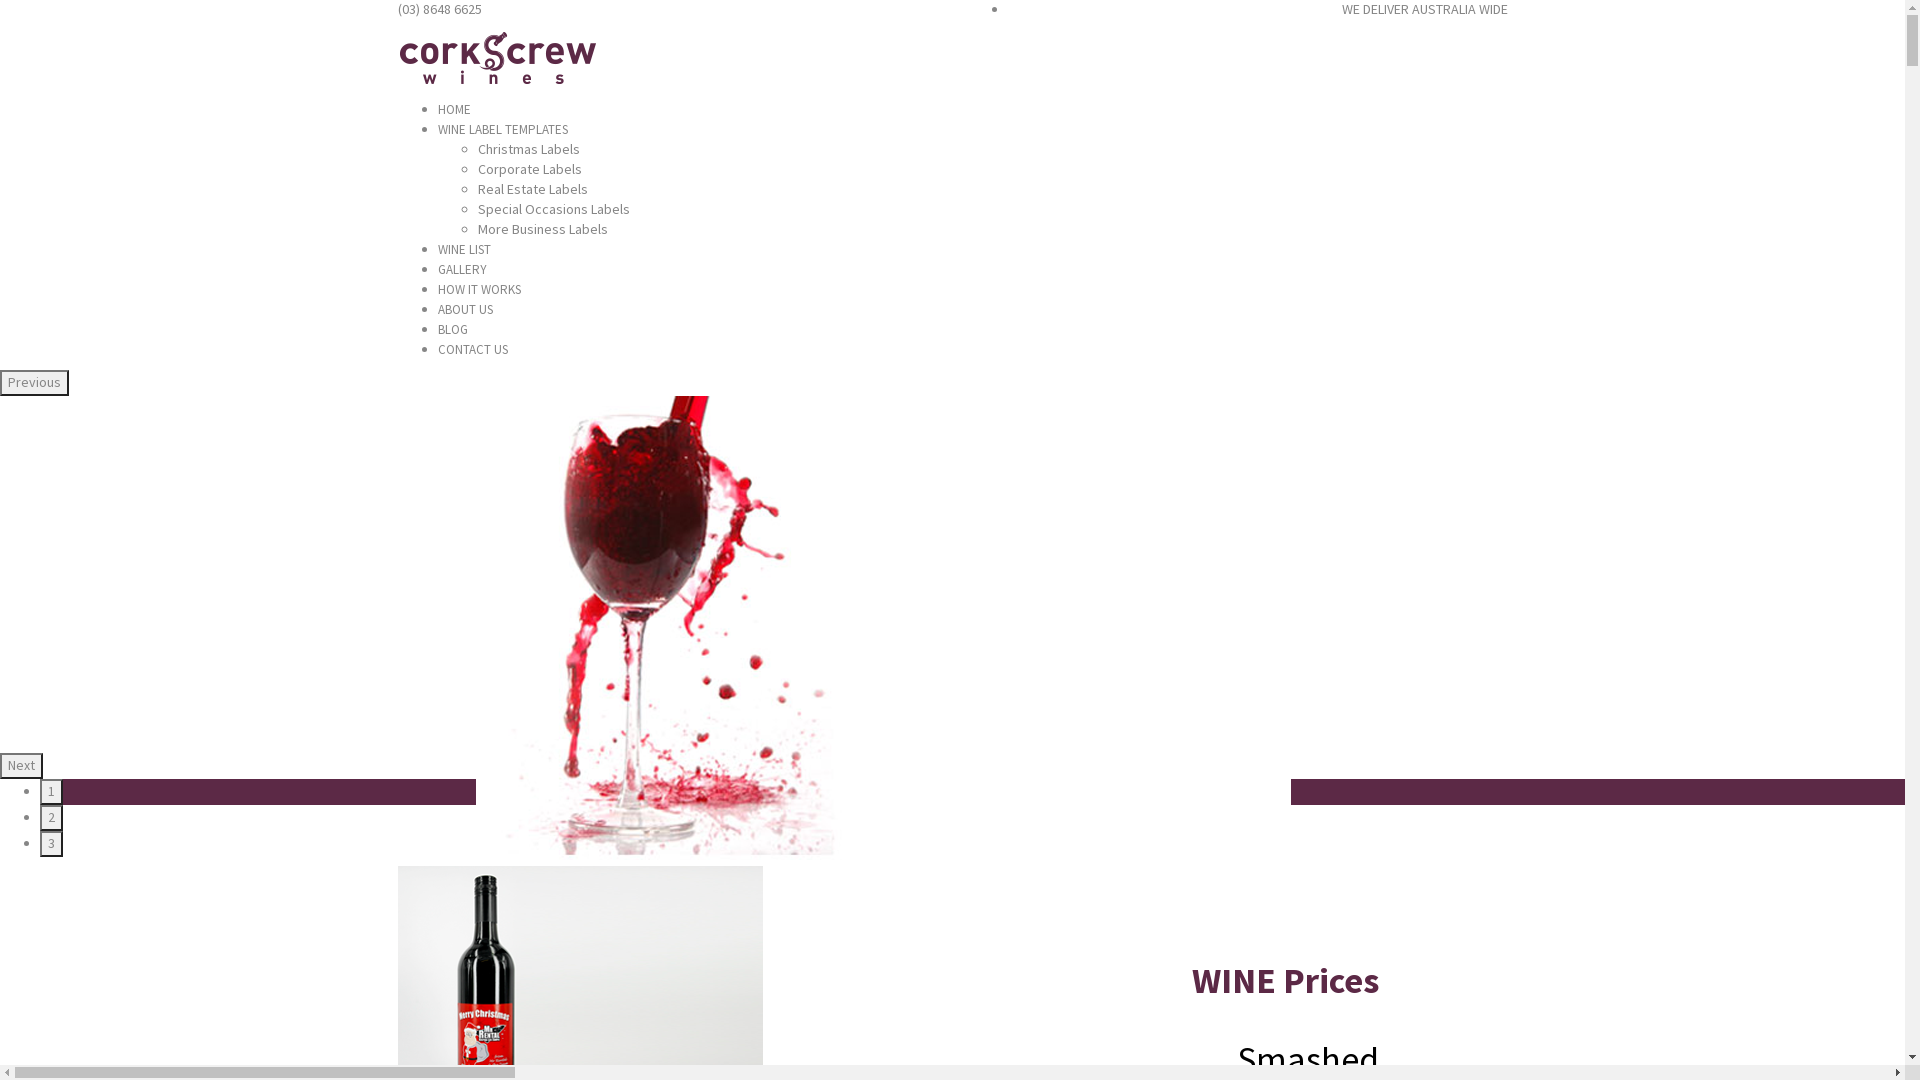 The height and width of the screenshot is (1080, 1920). Describe the element at coordinates (529, 168) in the screenshot. I see `'Corporate Labels'` at that location.